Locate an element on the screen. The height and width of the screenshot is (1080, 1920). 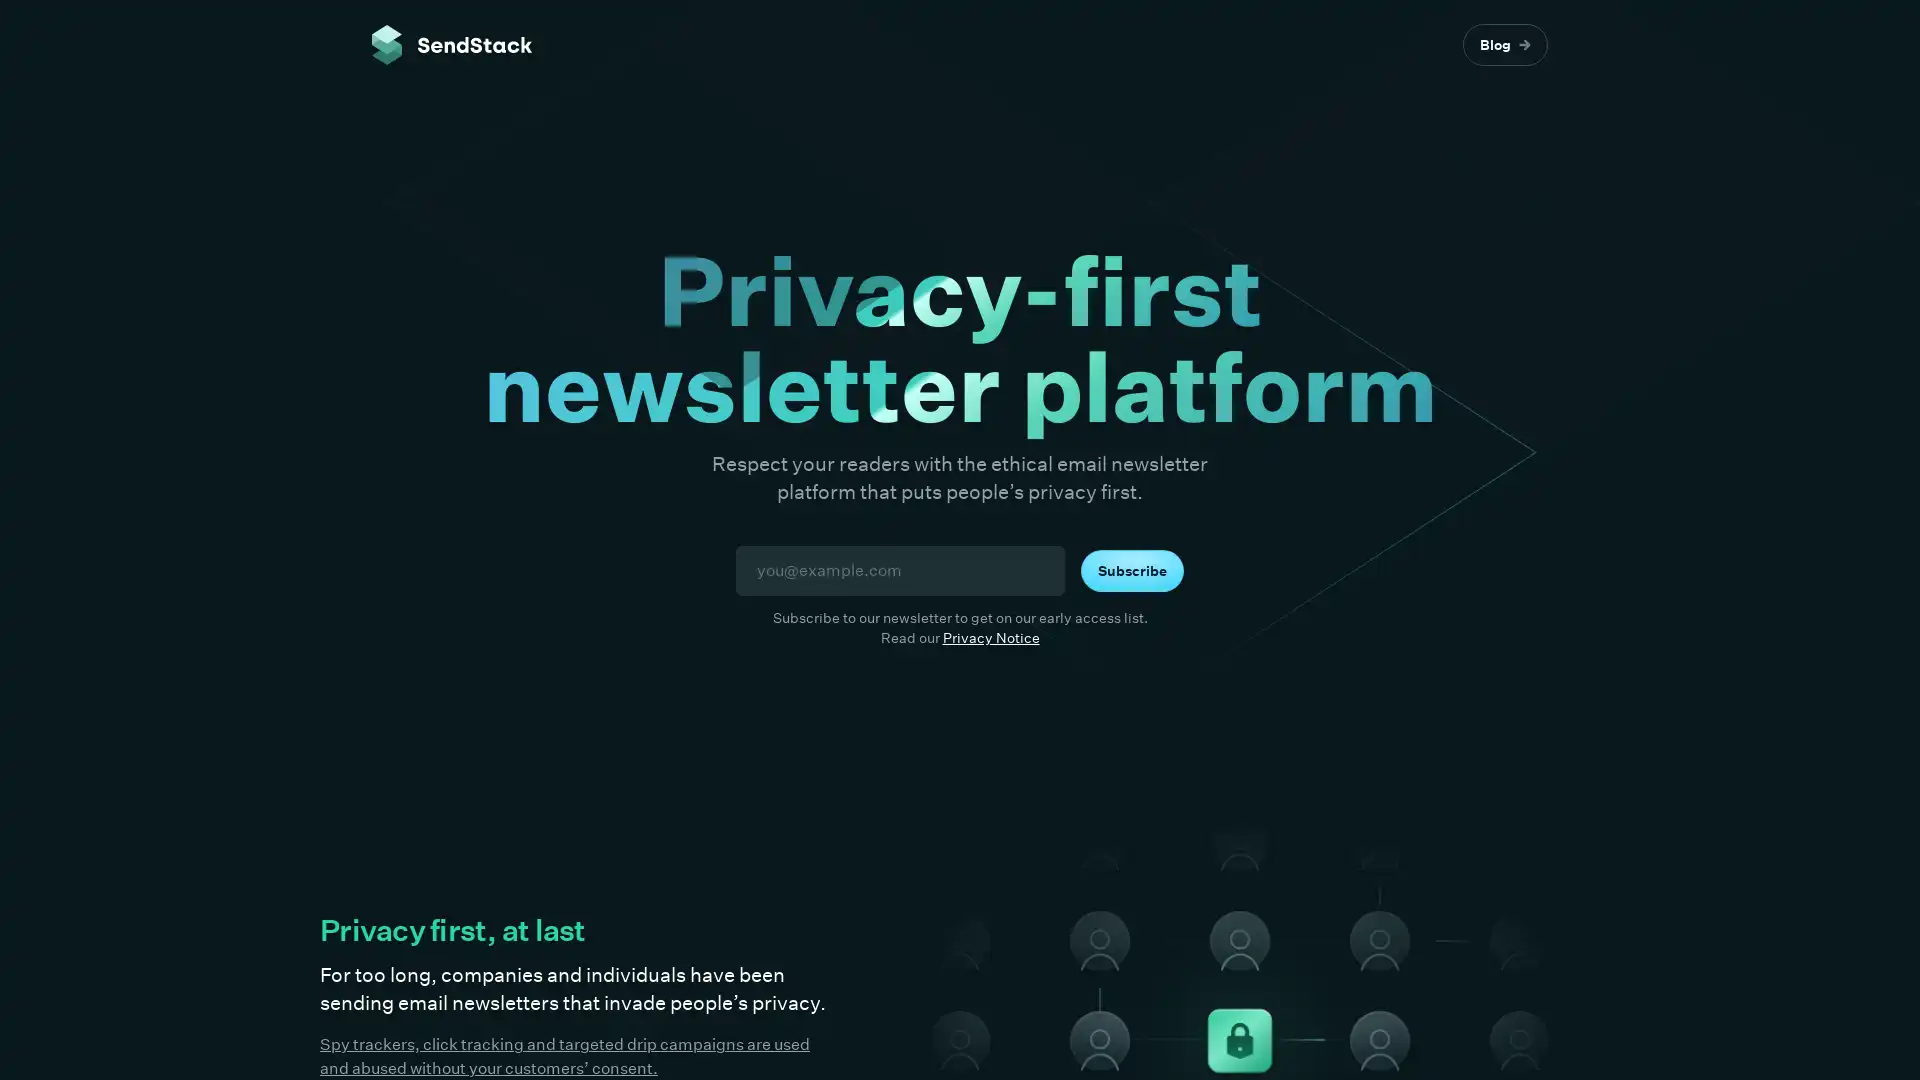
Subscribe is located at coordinates (1132, 570).